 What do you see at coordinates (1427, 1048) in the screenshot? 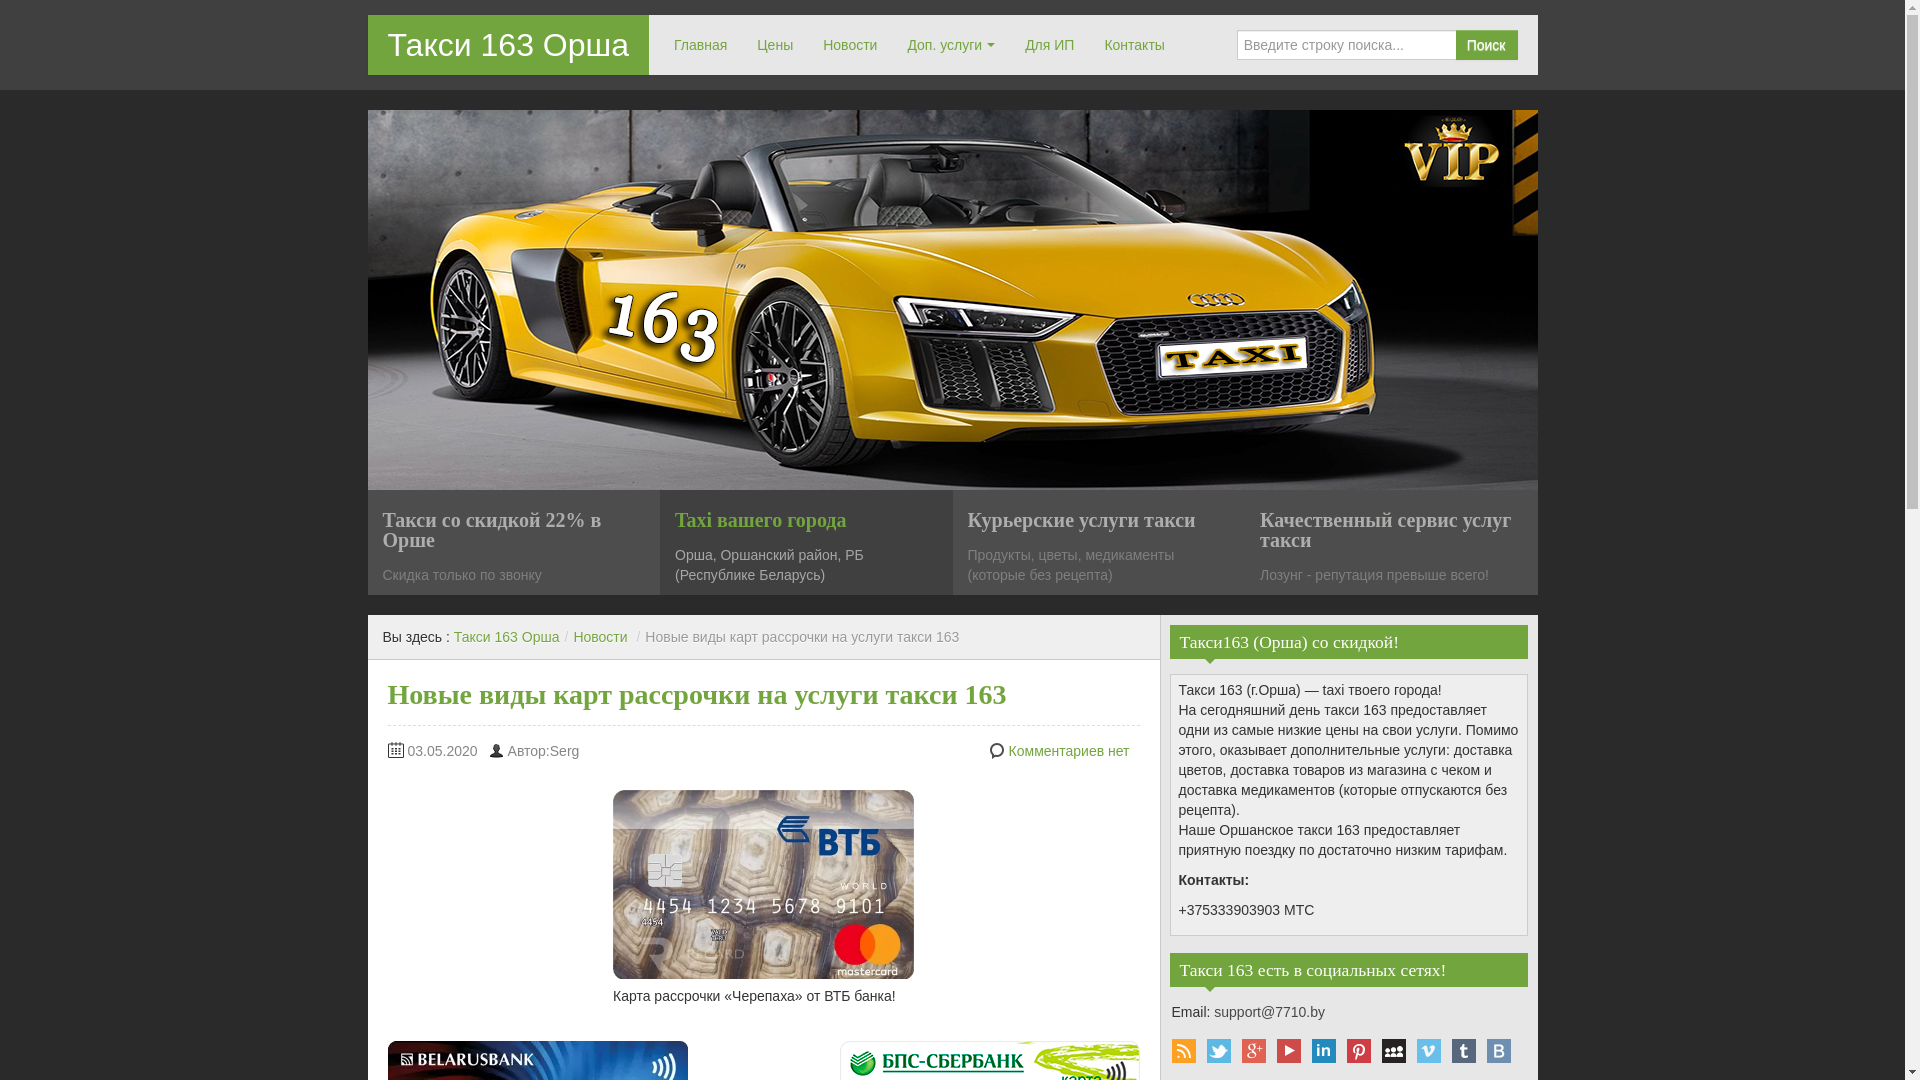
I see `'Vimeo'` at bounding box center [1427, 1048].